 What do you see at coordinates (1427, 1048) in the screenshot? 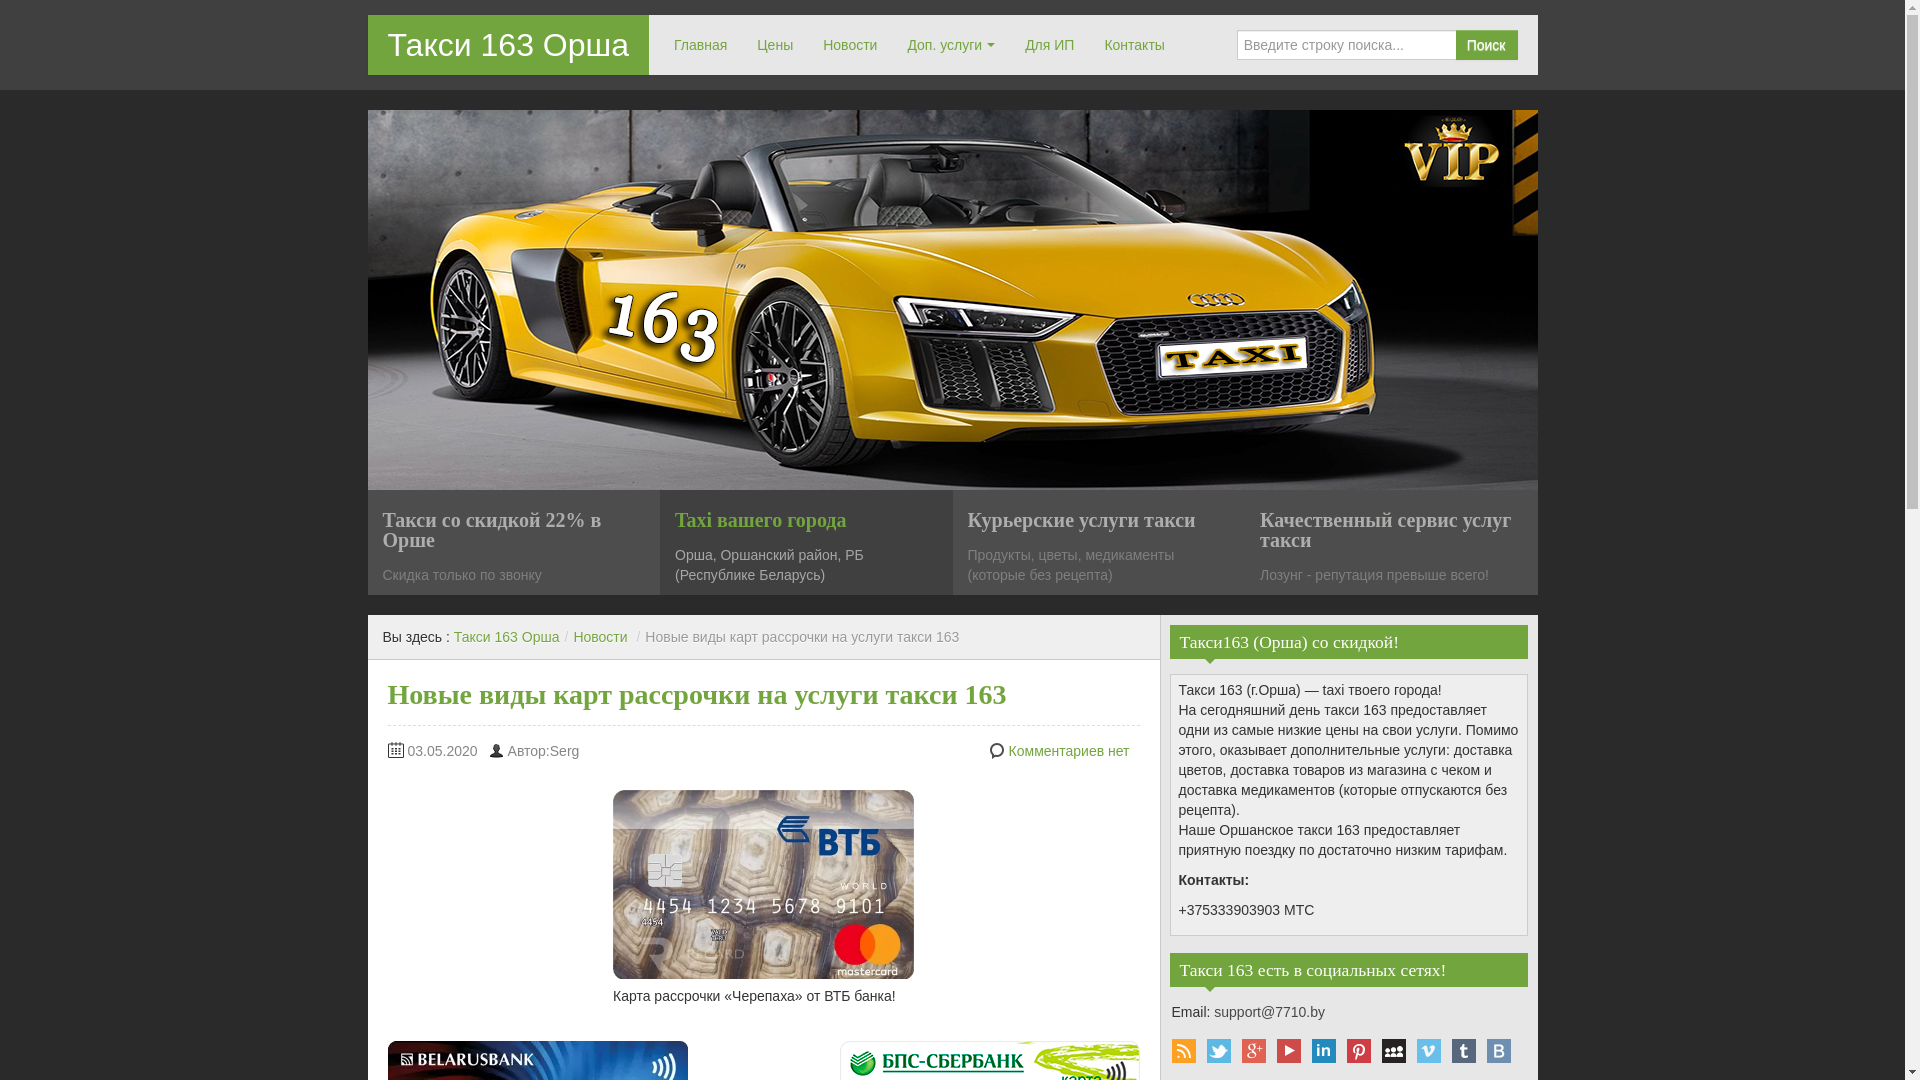
I see `'Vimeo'` at bounding box center [1427, 1048].